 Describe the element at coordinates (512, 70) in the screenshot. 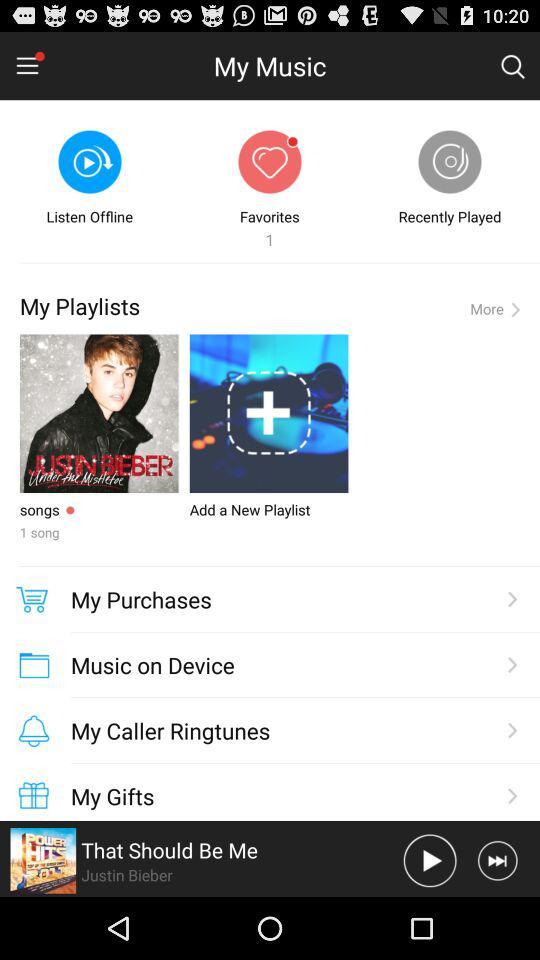

I see `the search icon` at that location.